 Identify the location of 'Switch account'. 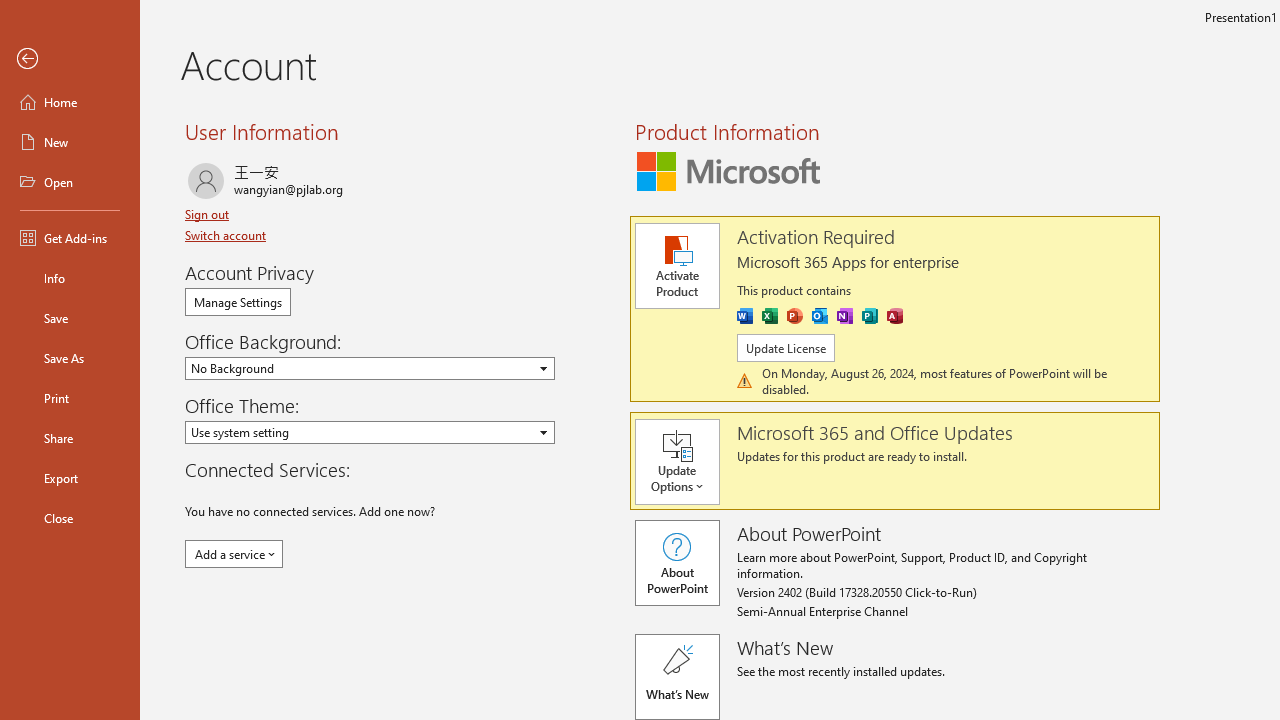
(227, 234).